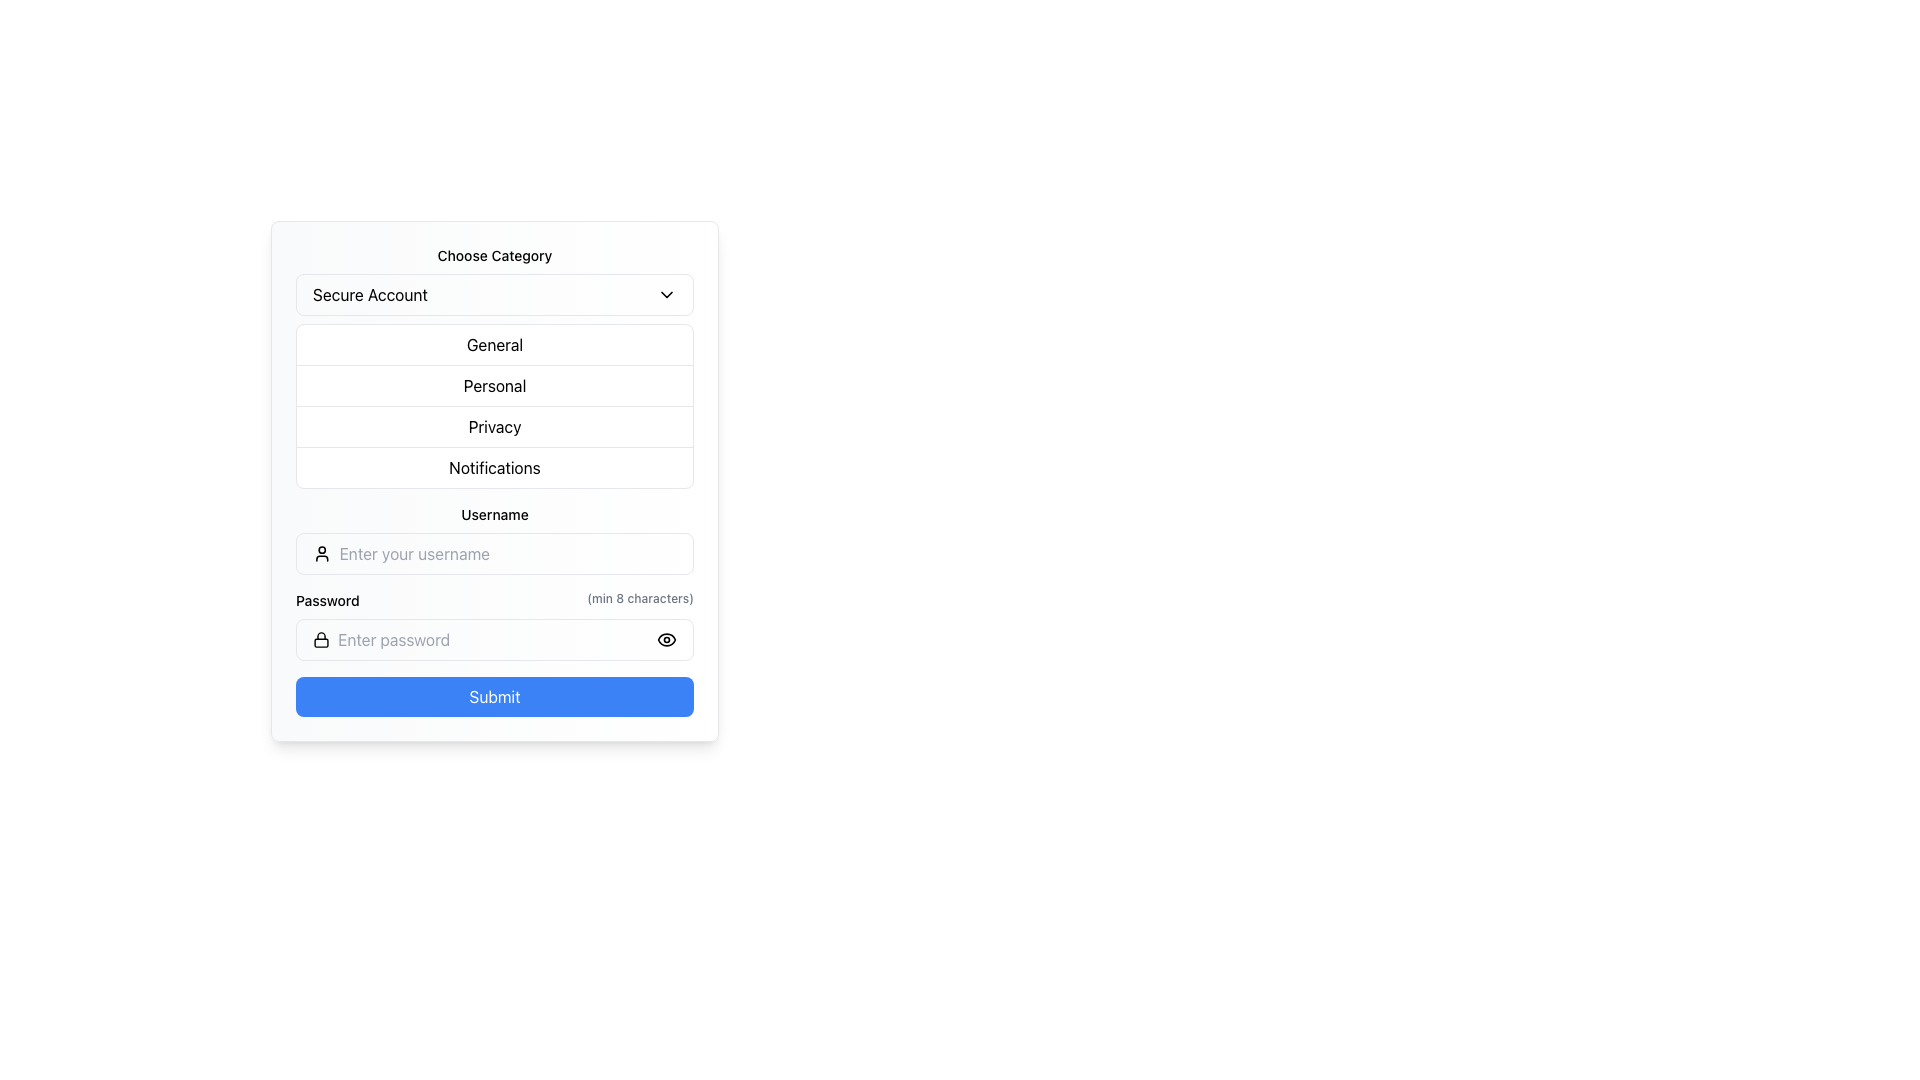 This screenshot has width=1920, height=1080. What do you see at coordinates (322, 554) in the screenshot?
I see `the user figure icon located on the left side of the 'Username' input field, which is styled in black and resembles a simple geometric shape` at bounding box center [322, 554].